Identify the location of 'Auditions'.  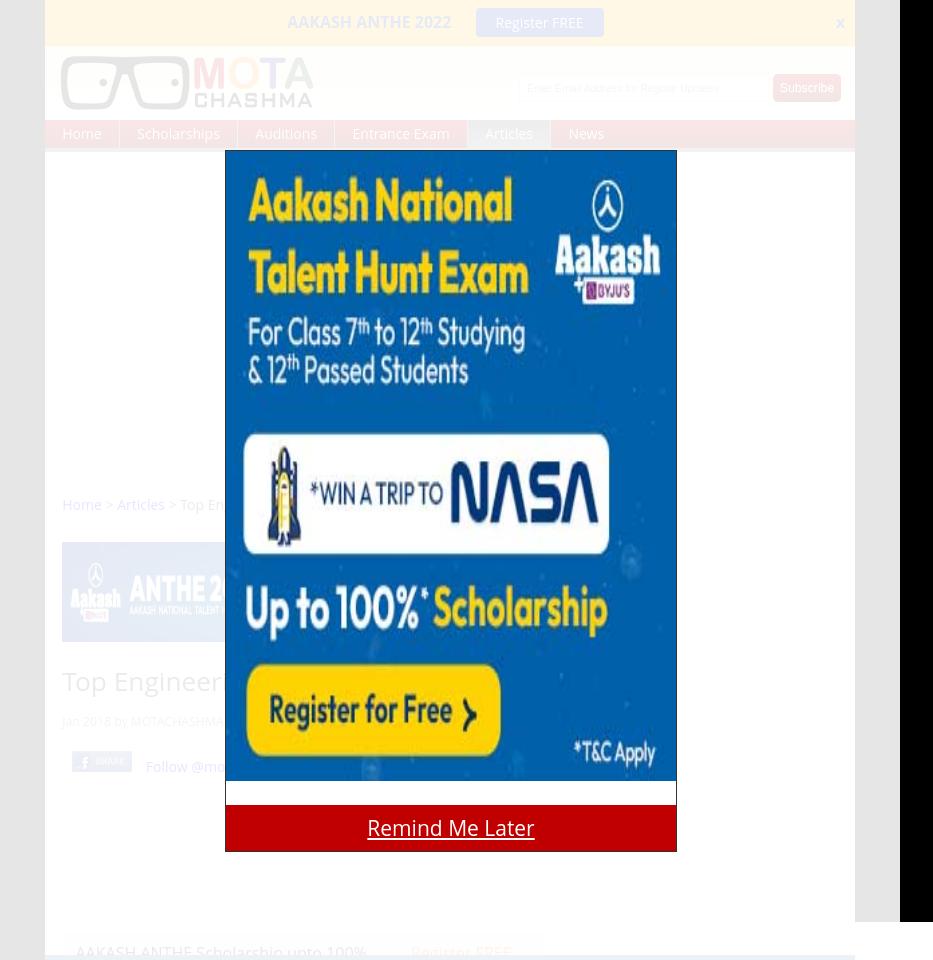
(285, 132).